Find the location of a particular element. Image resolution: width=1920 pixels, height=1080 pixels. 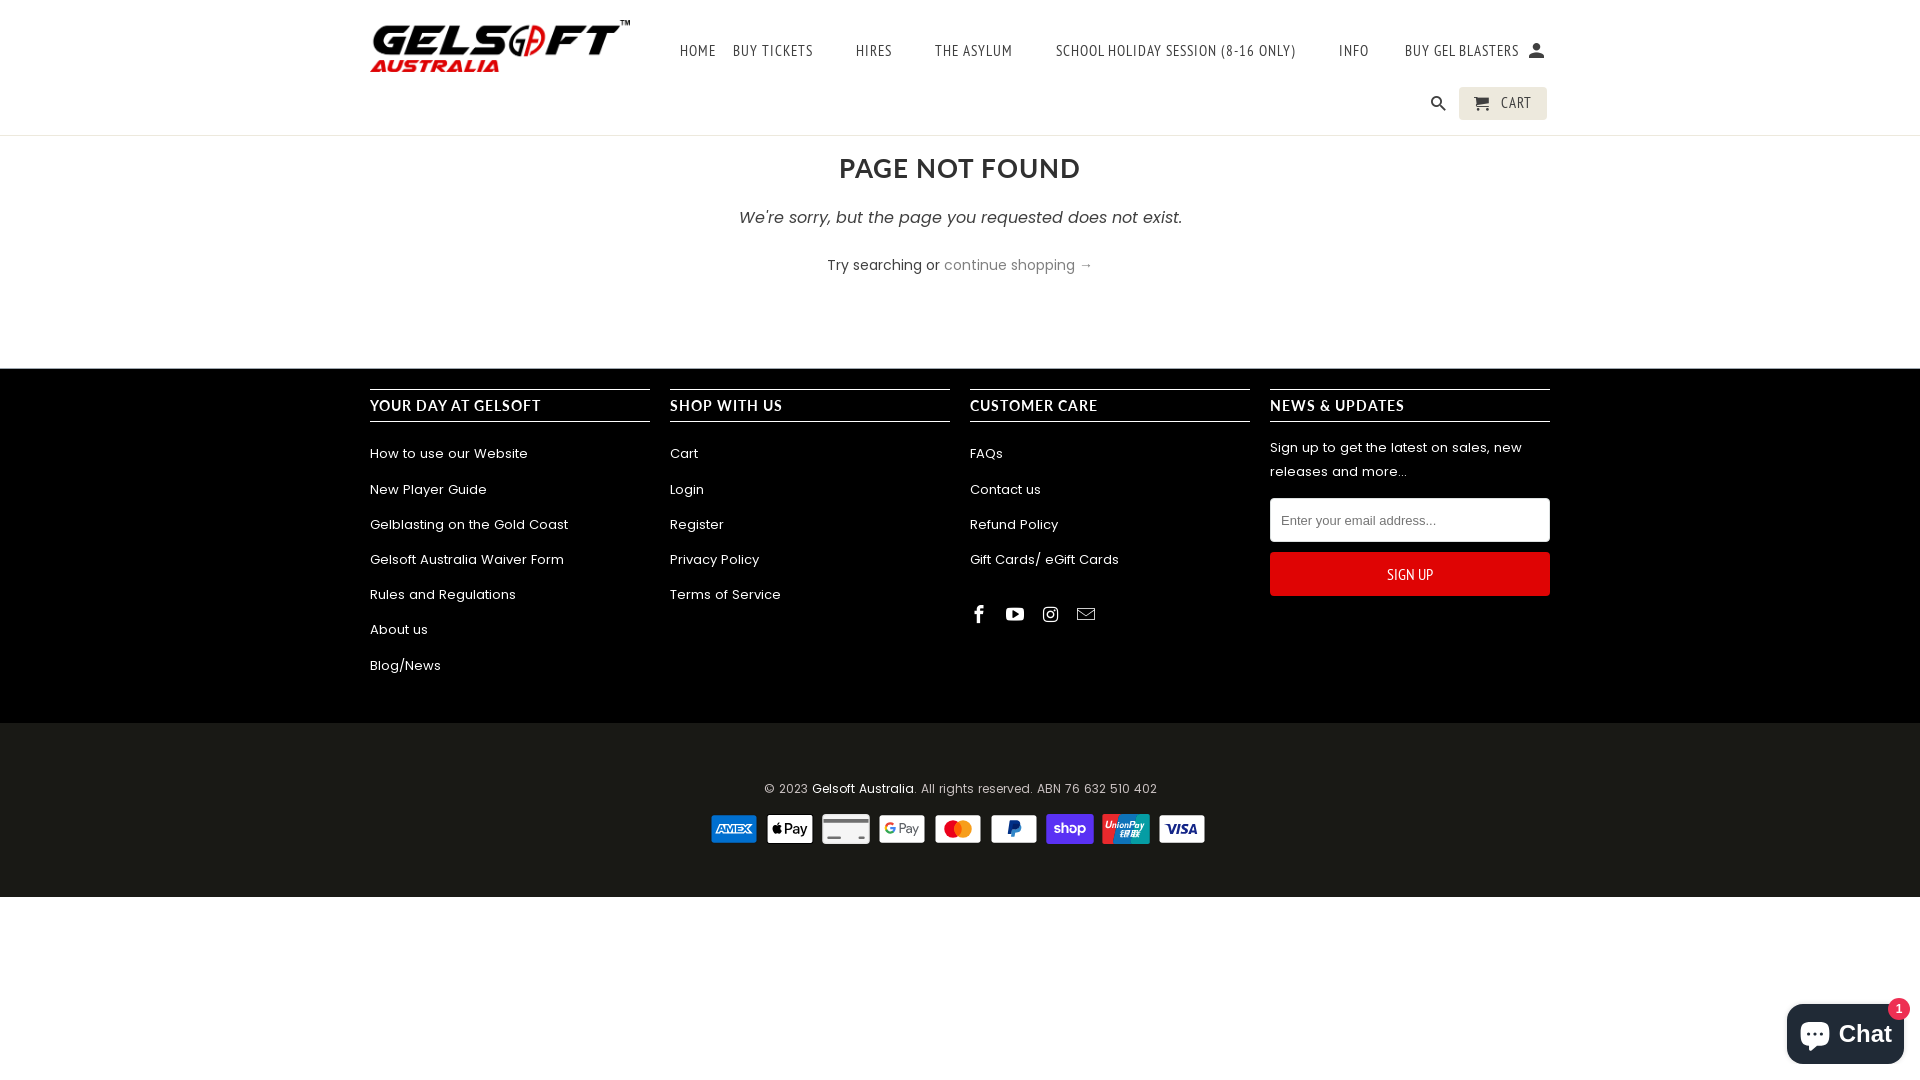

'FAQs' is located at coordinates (986, 453).